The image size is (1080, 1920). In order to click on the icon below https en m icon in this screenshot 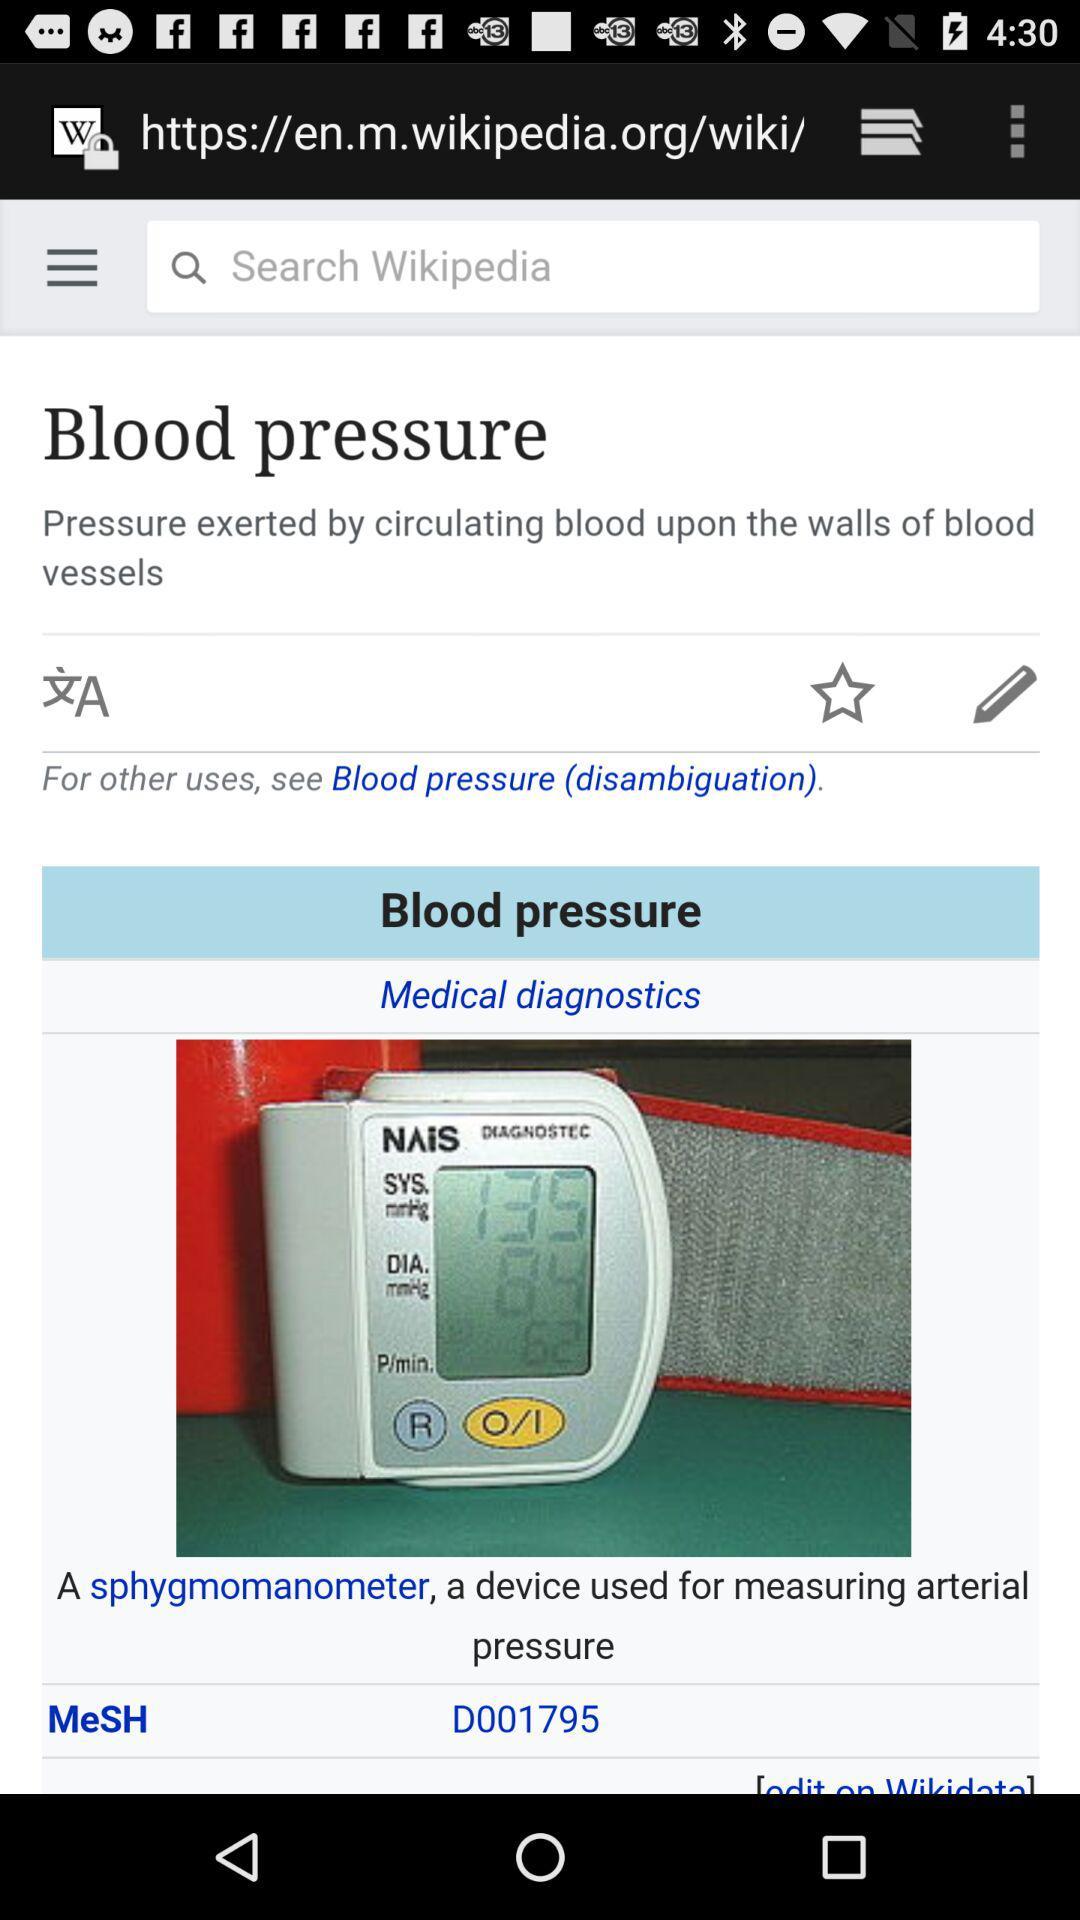, I will do `click(540, 996)`.